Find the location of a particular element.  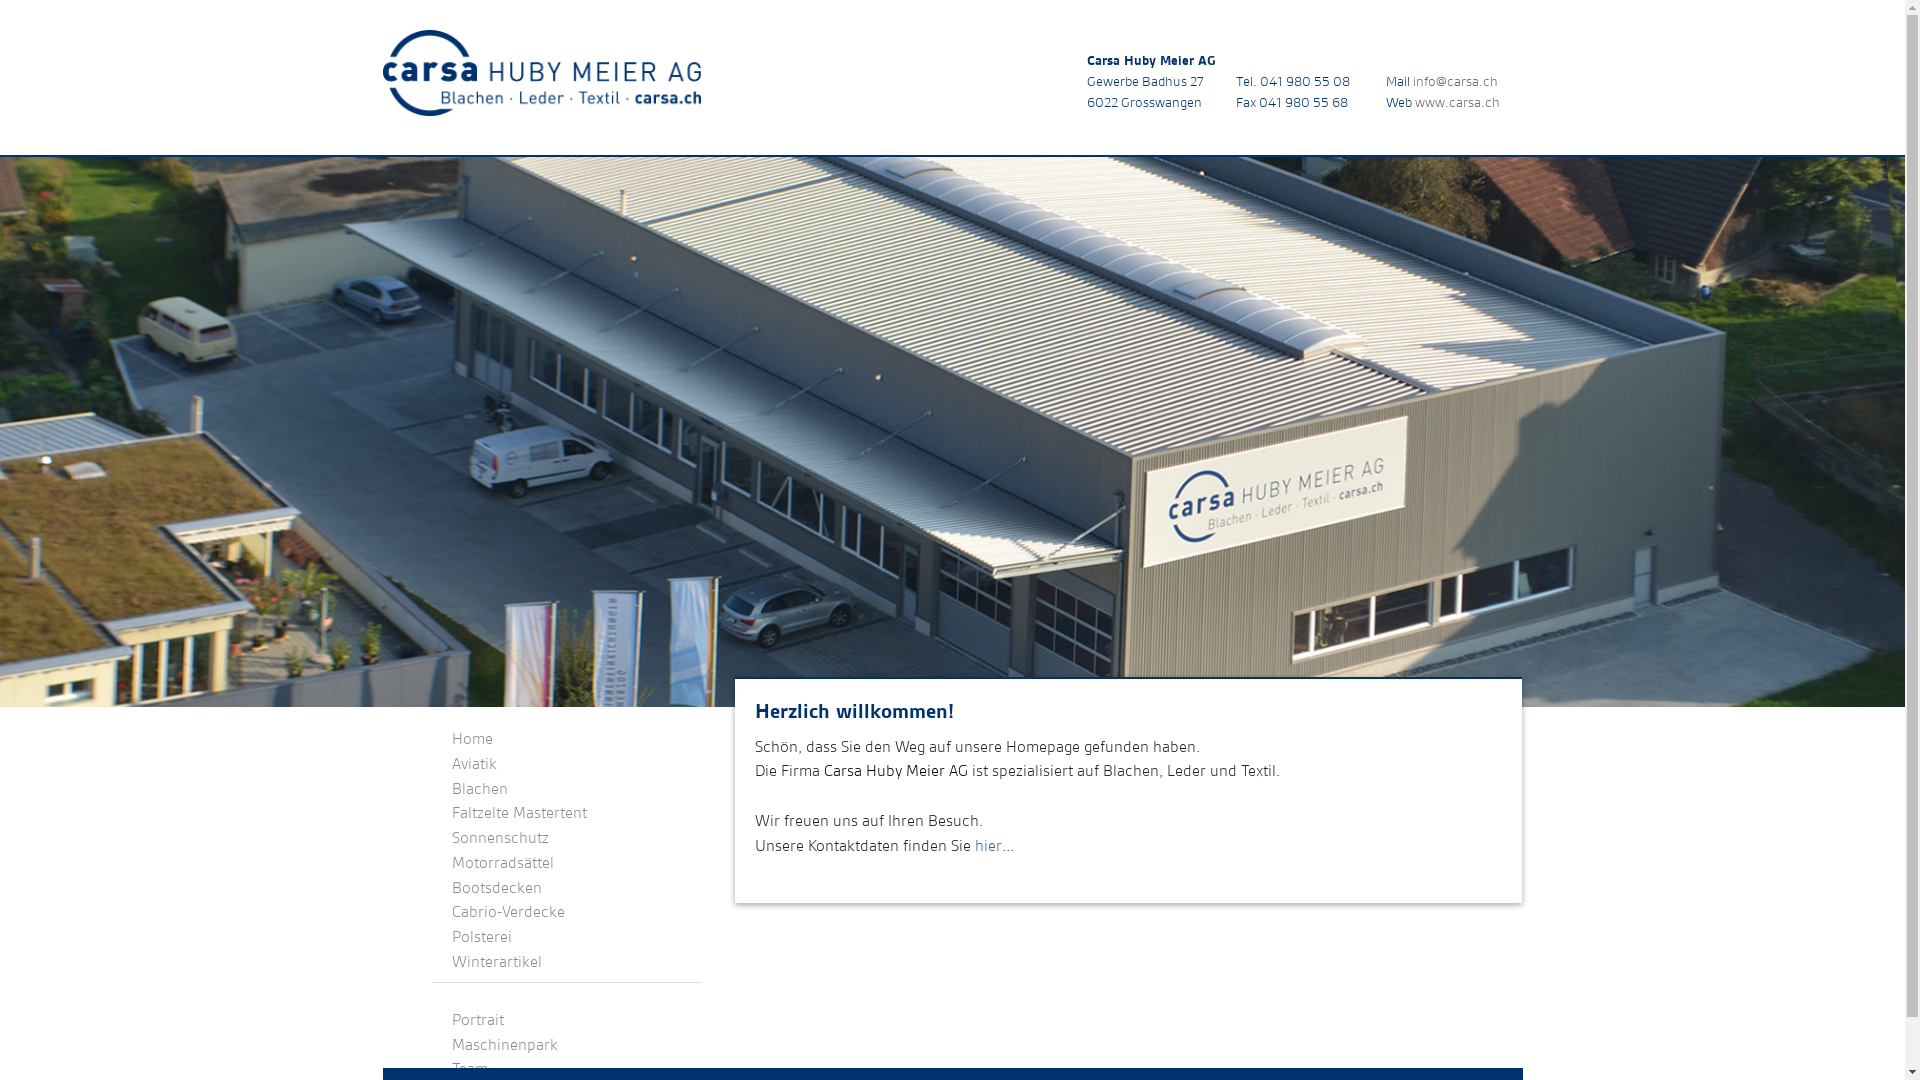

'Portrait' is located at coordinates (477, 1019).